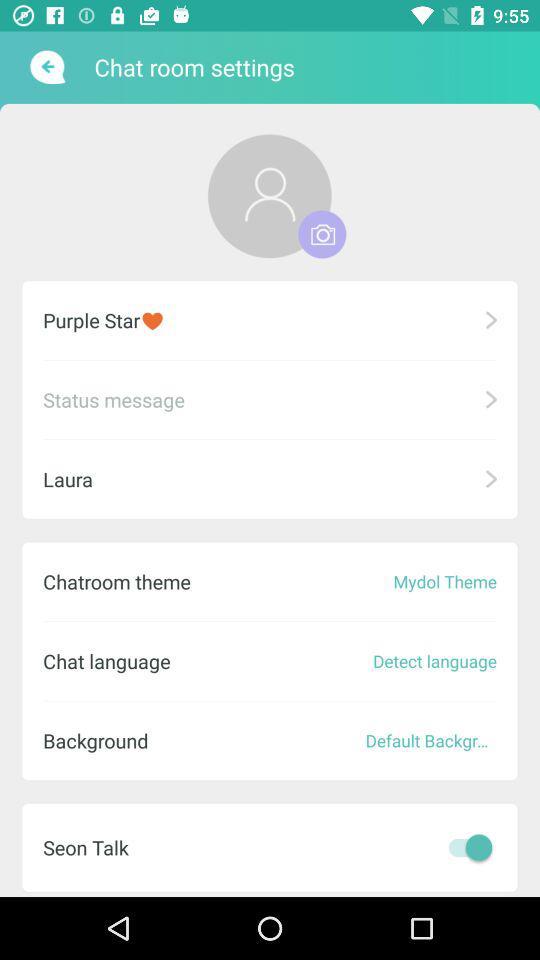 This screenshot has height=960, width=540. What do you see at coordinates (322, 234) in the screenshot?
I see `avatar` at bounding box center [322, 234].